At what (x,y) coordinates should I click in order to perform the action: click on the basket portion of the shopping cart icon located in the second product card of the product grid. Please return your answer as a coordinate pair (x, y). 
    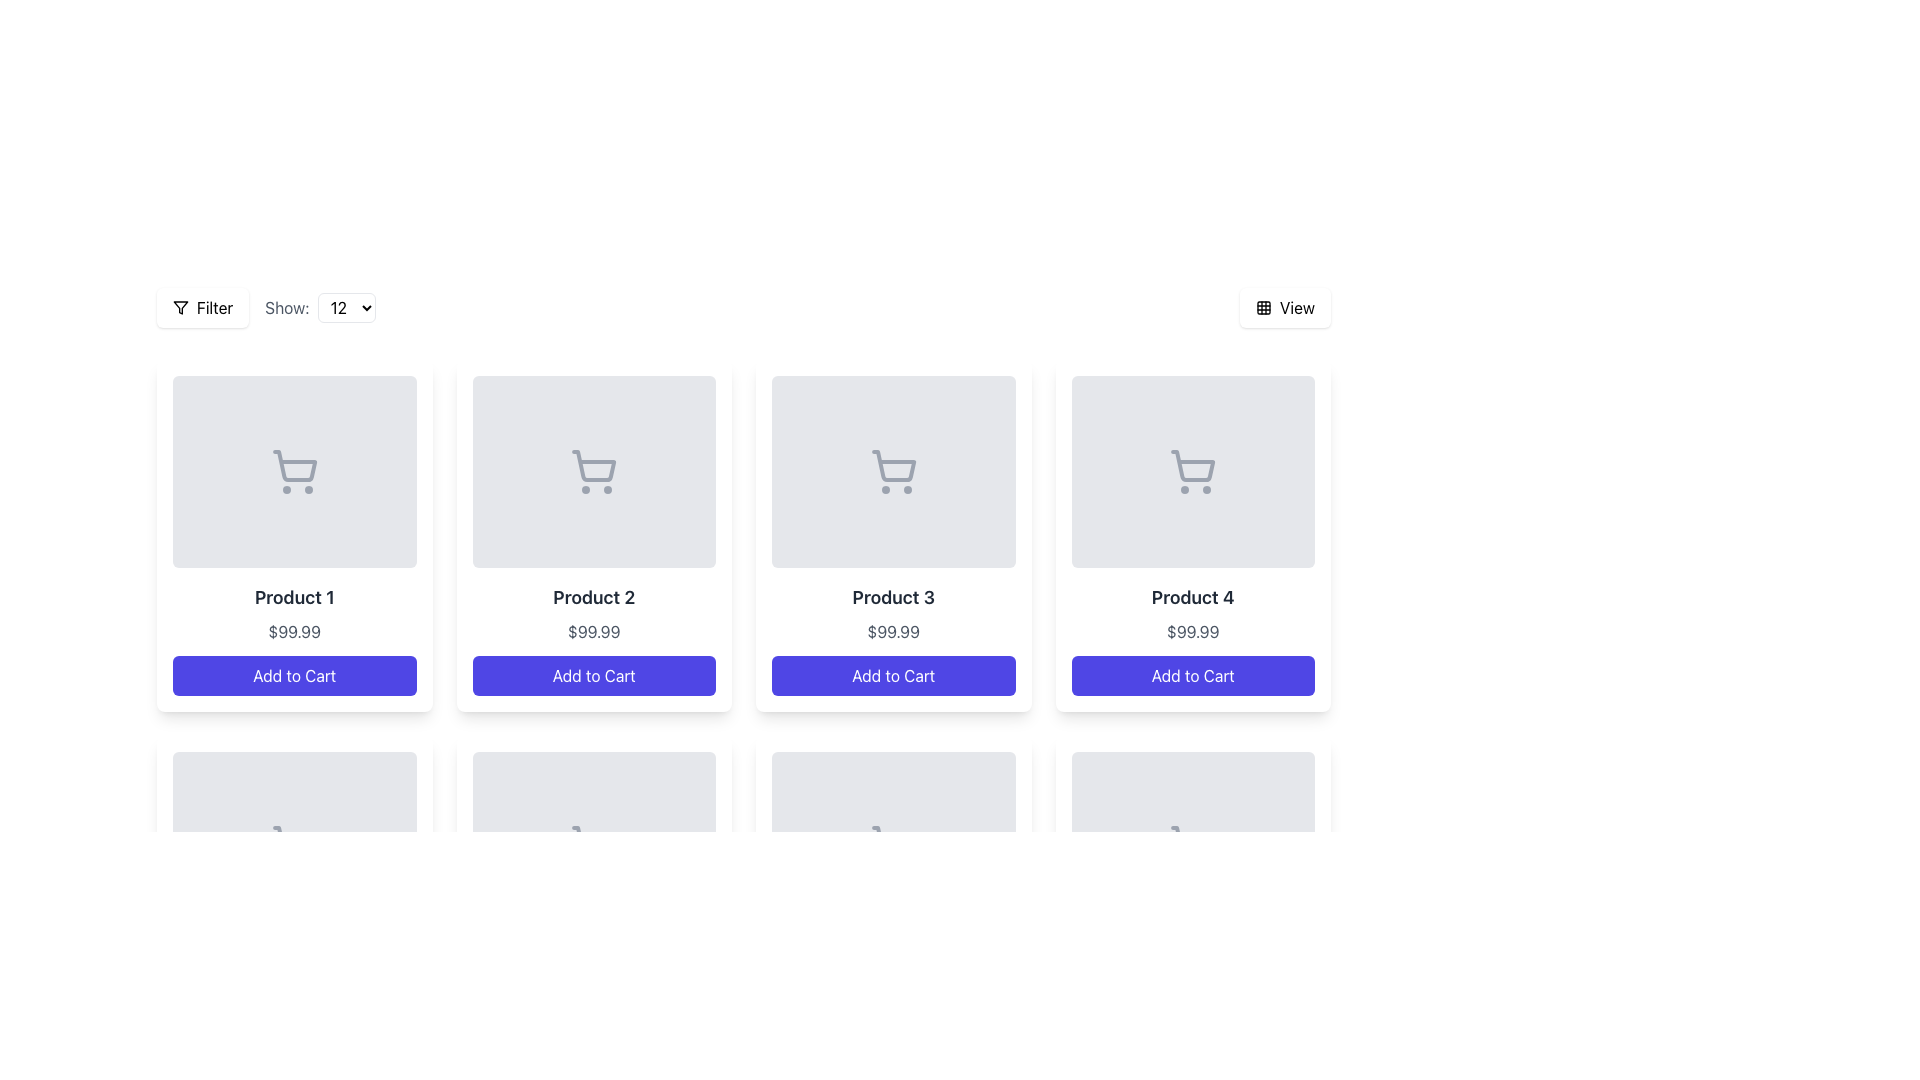
    Looking at the image, I should click on (593, 466).